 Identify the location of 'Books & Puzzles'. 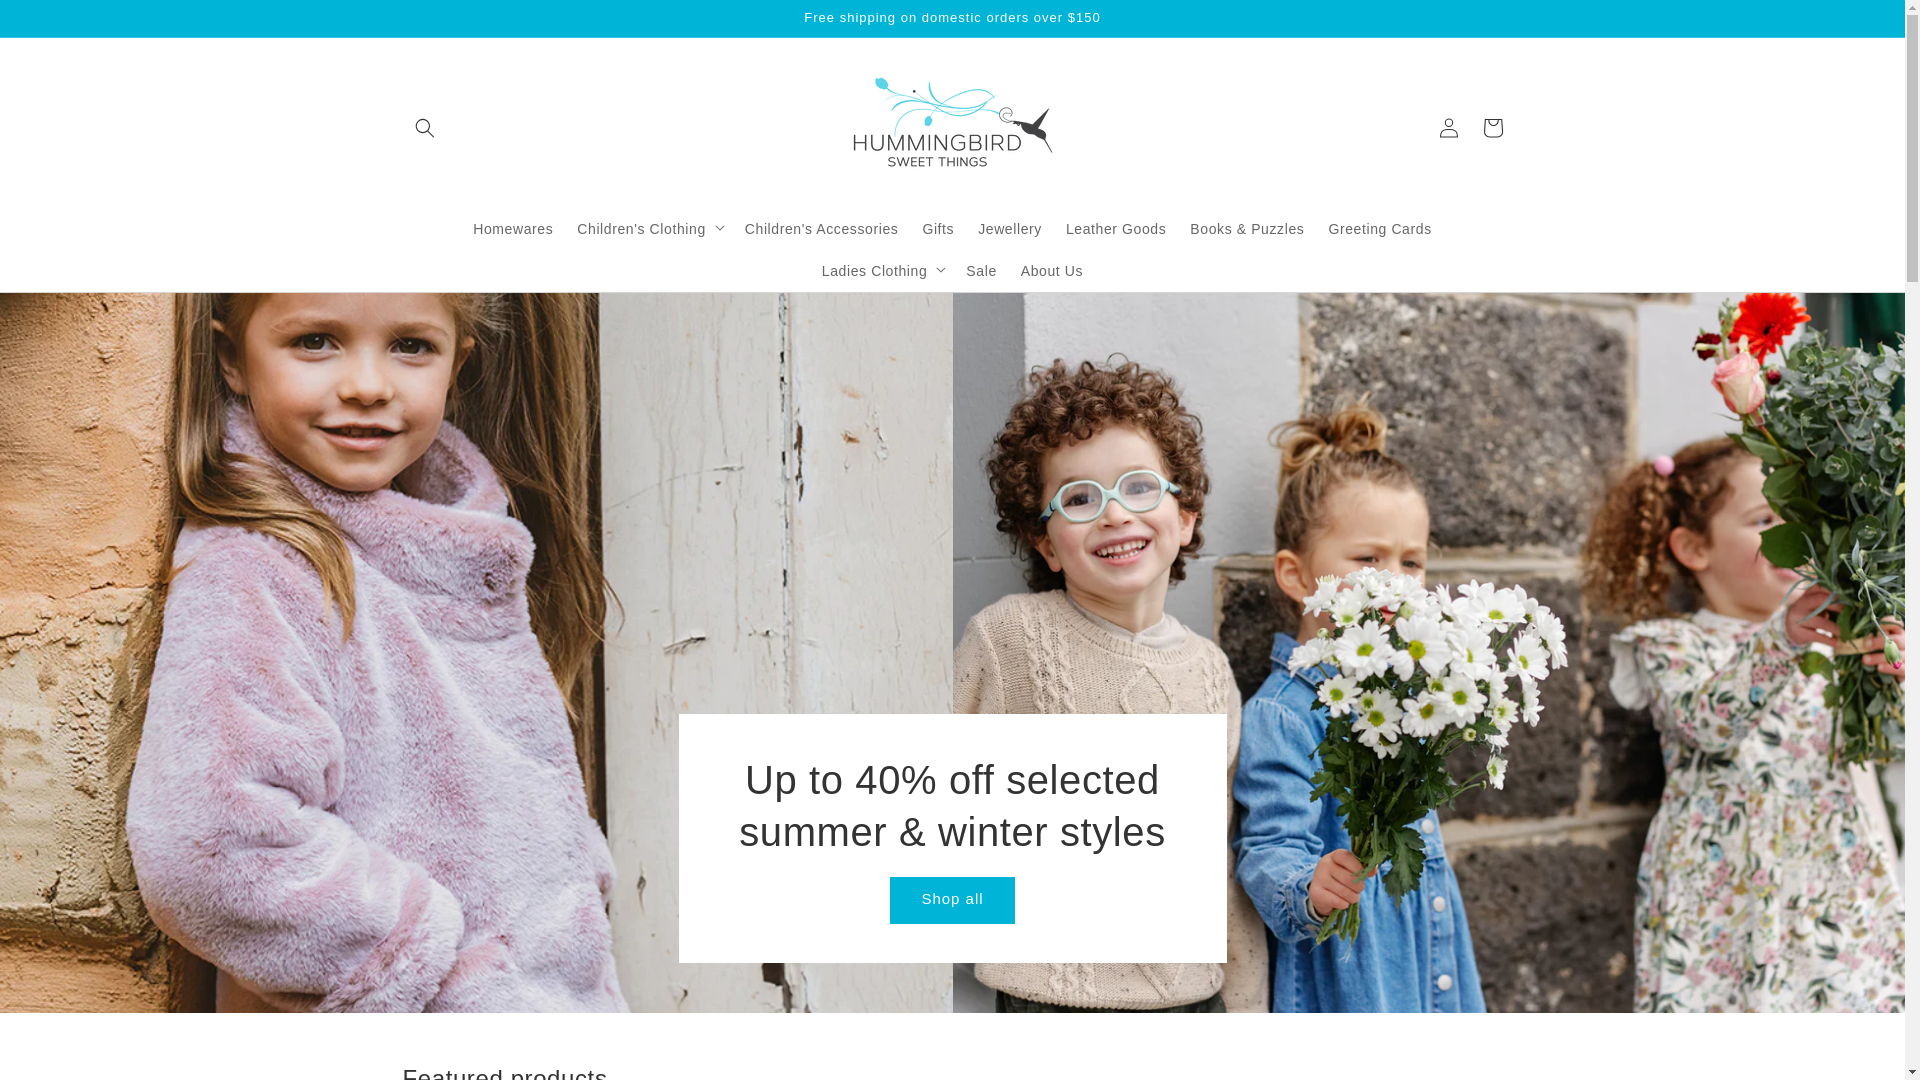
(1177, 226).